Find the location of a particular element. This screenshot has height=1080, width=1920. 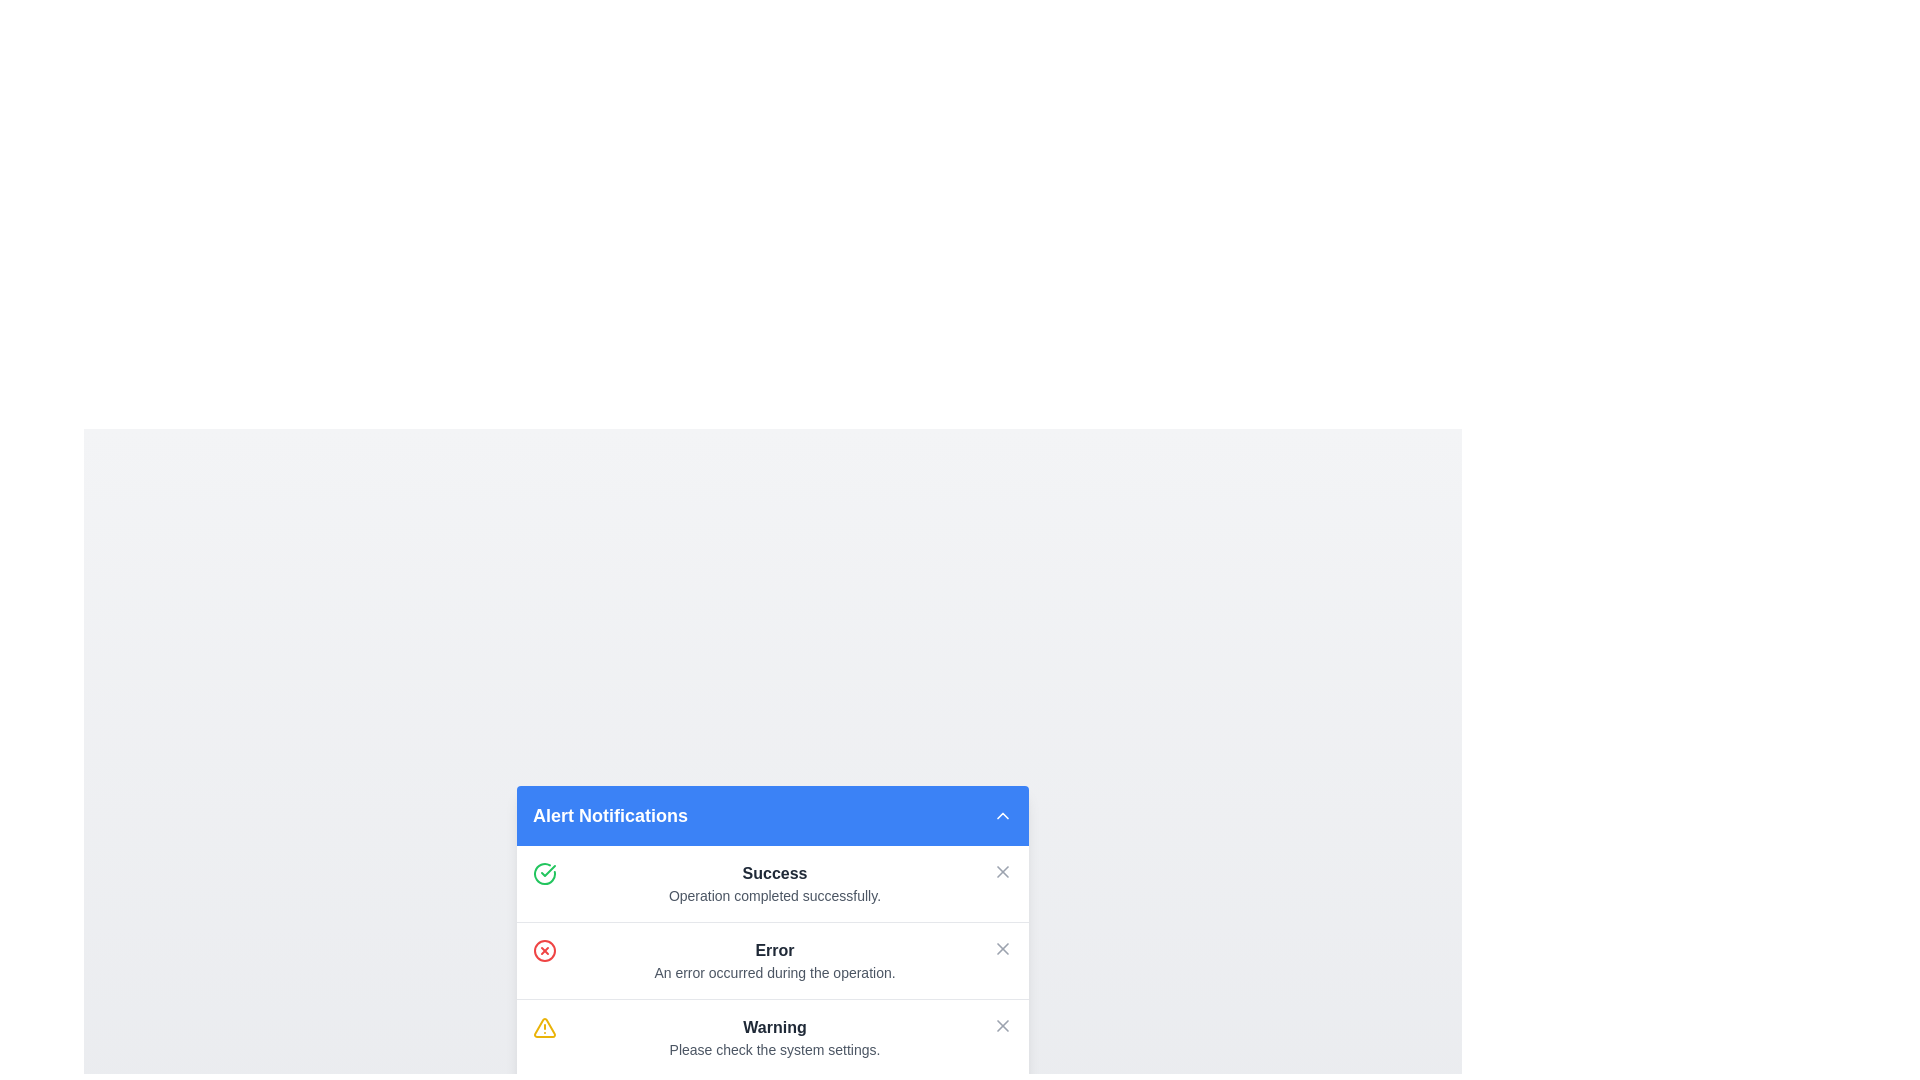

the error notification message displayed as the second item in the notification list to read the message is located at coordinates (771, 959).